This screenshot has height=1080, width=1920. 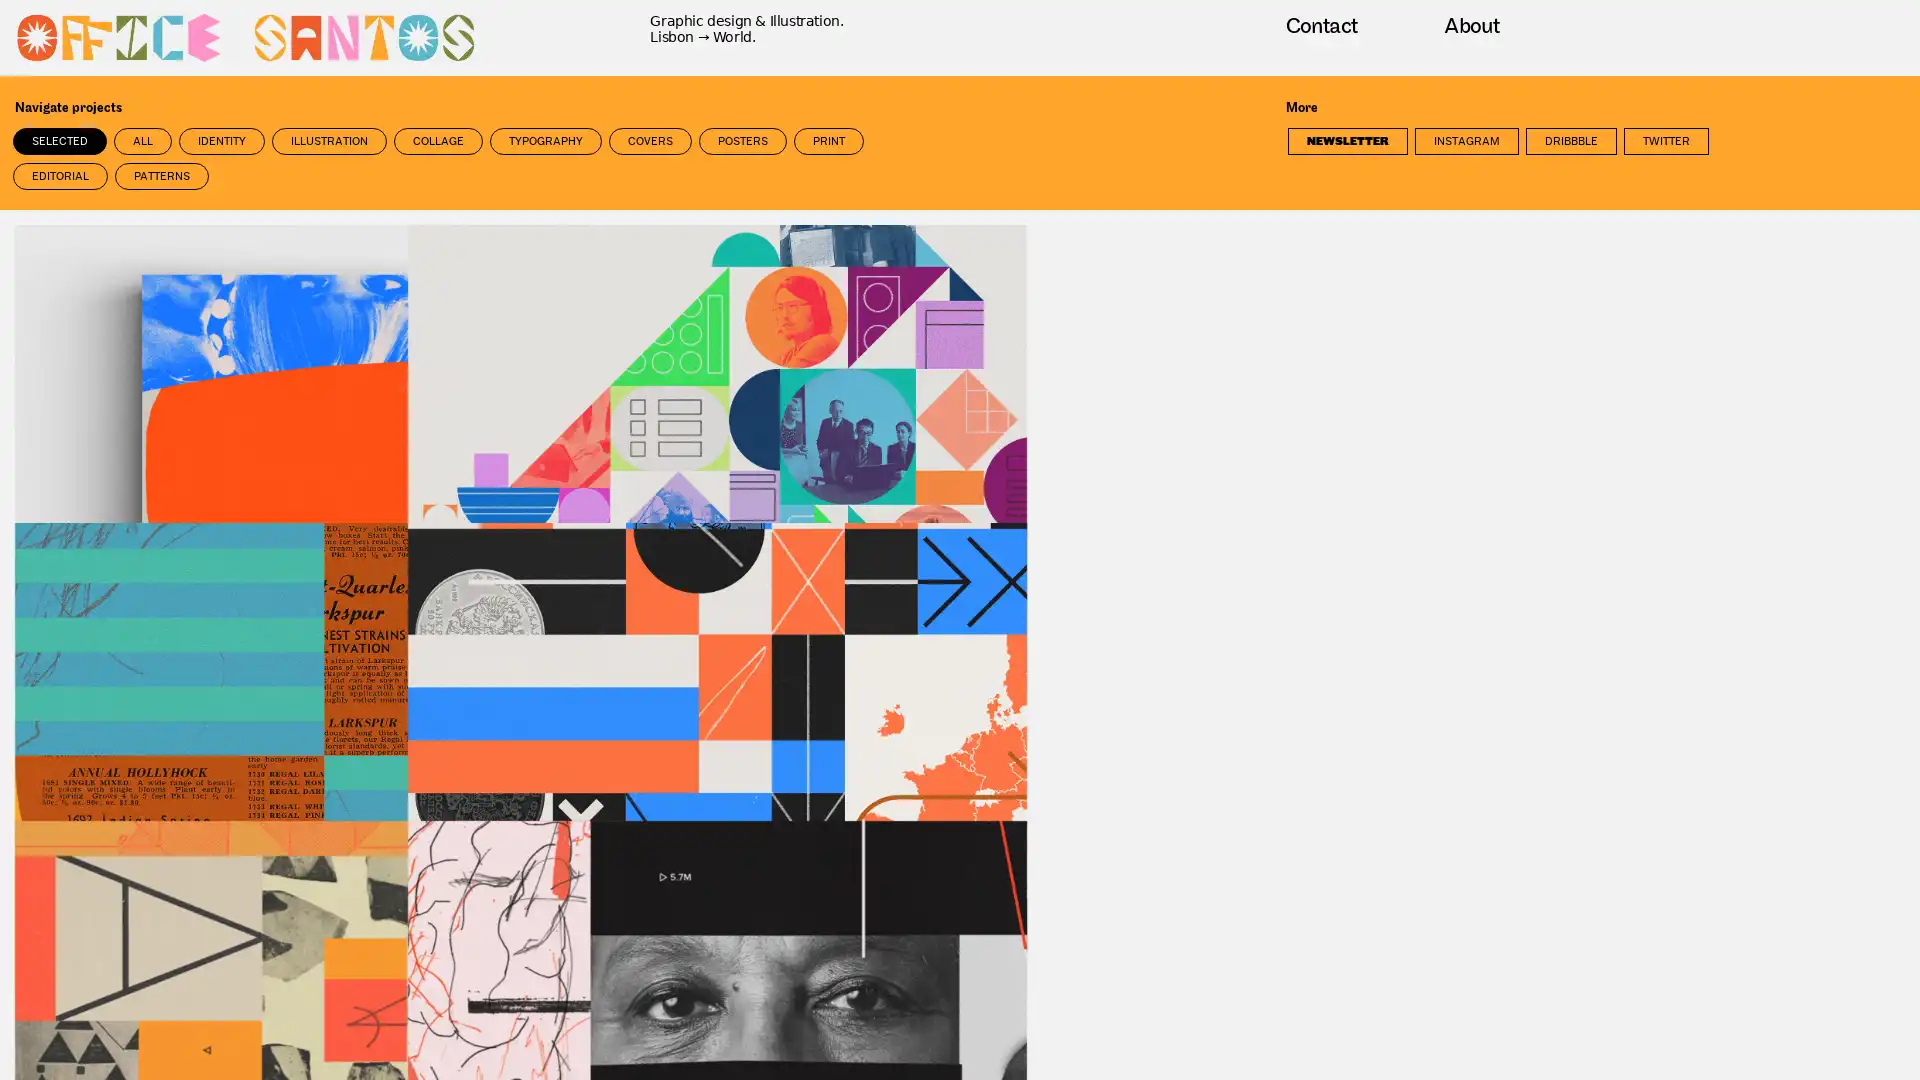 I want to click on POSTERS, so click(x=742, y=140).